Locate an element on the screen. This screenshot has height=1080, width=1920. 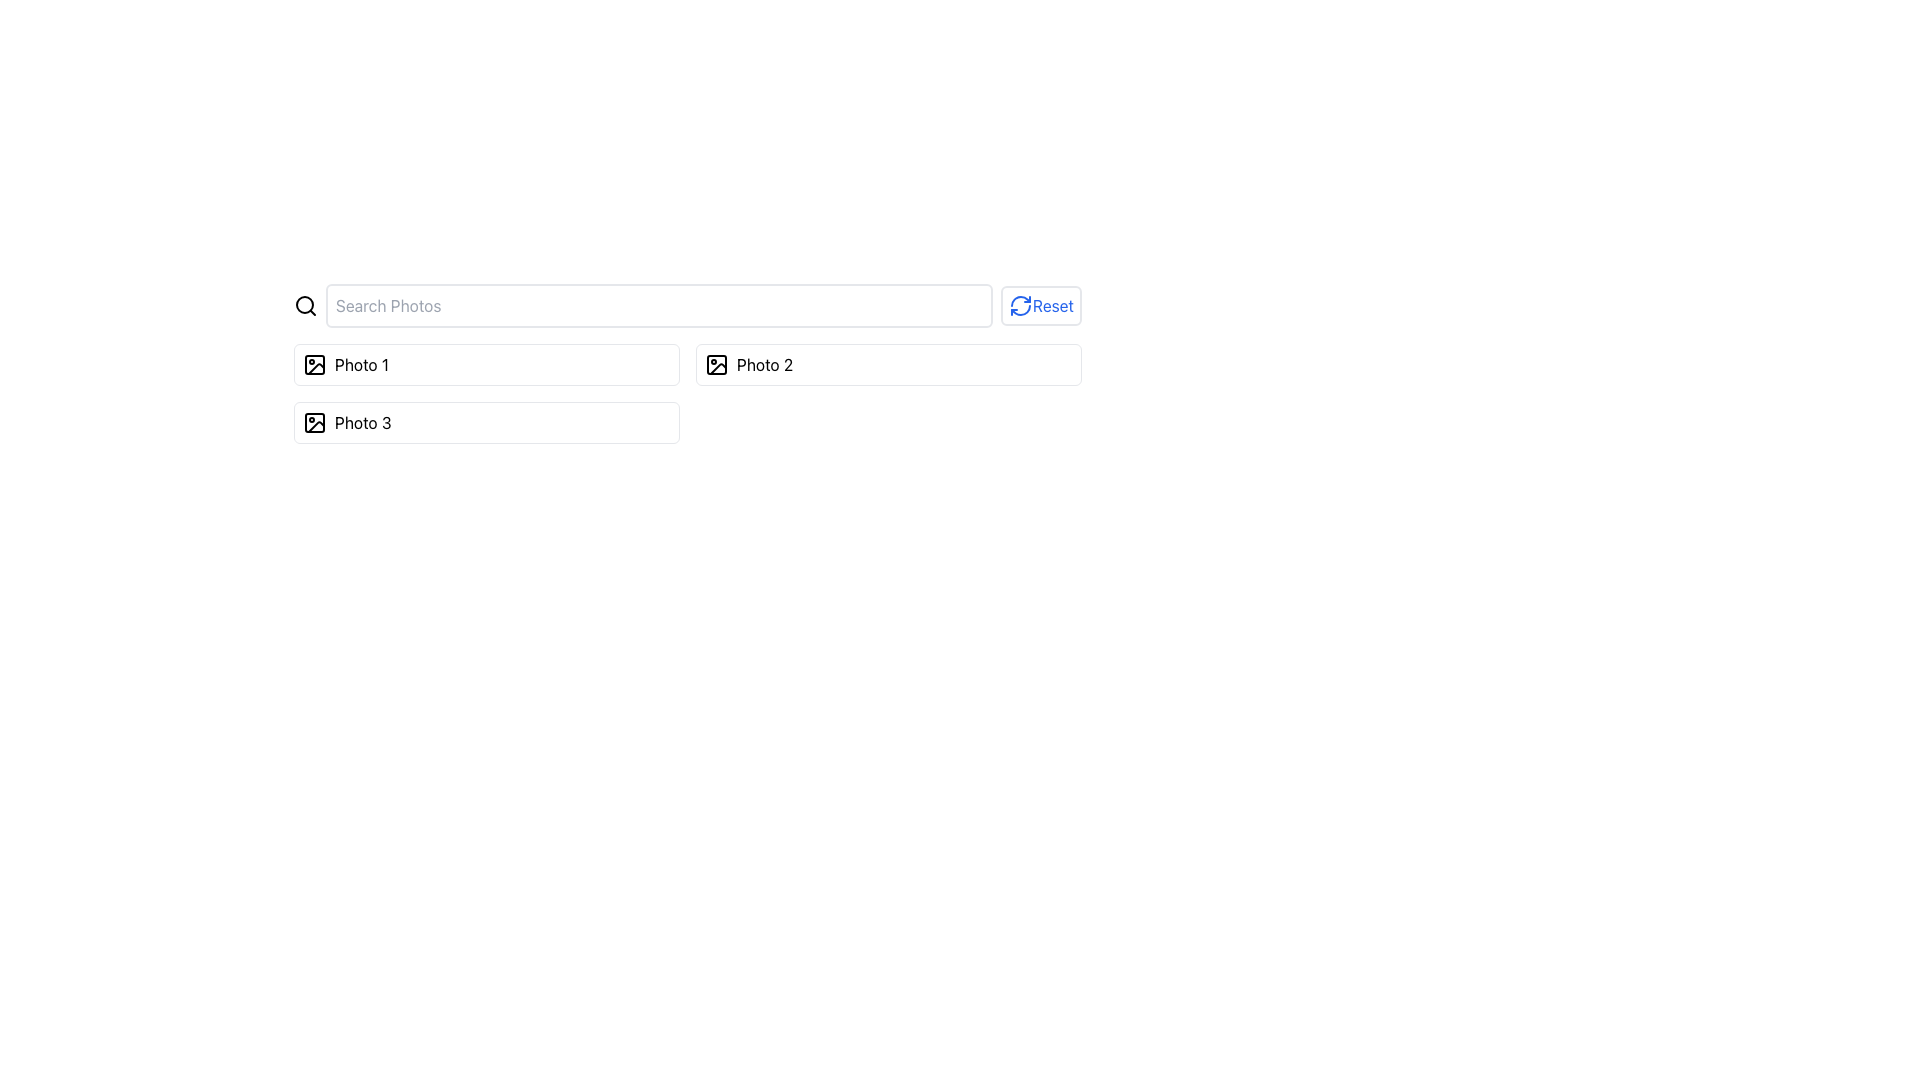
the image-related icon located on the top-left corner of the button labeled 'Photo 1' in the first row of the photo selection panel is located at coordinates (314, 365).